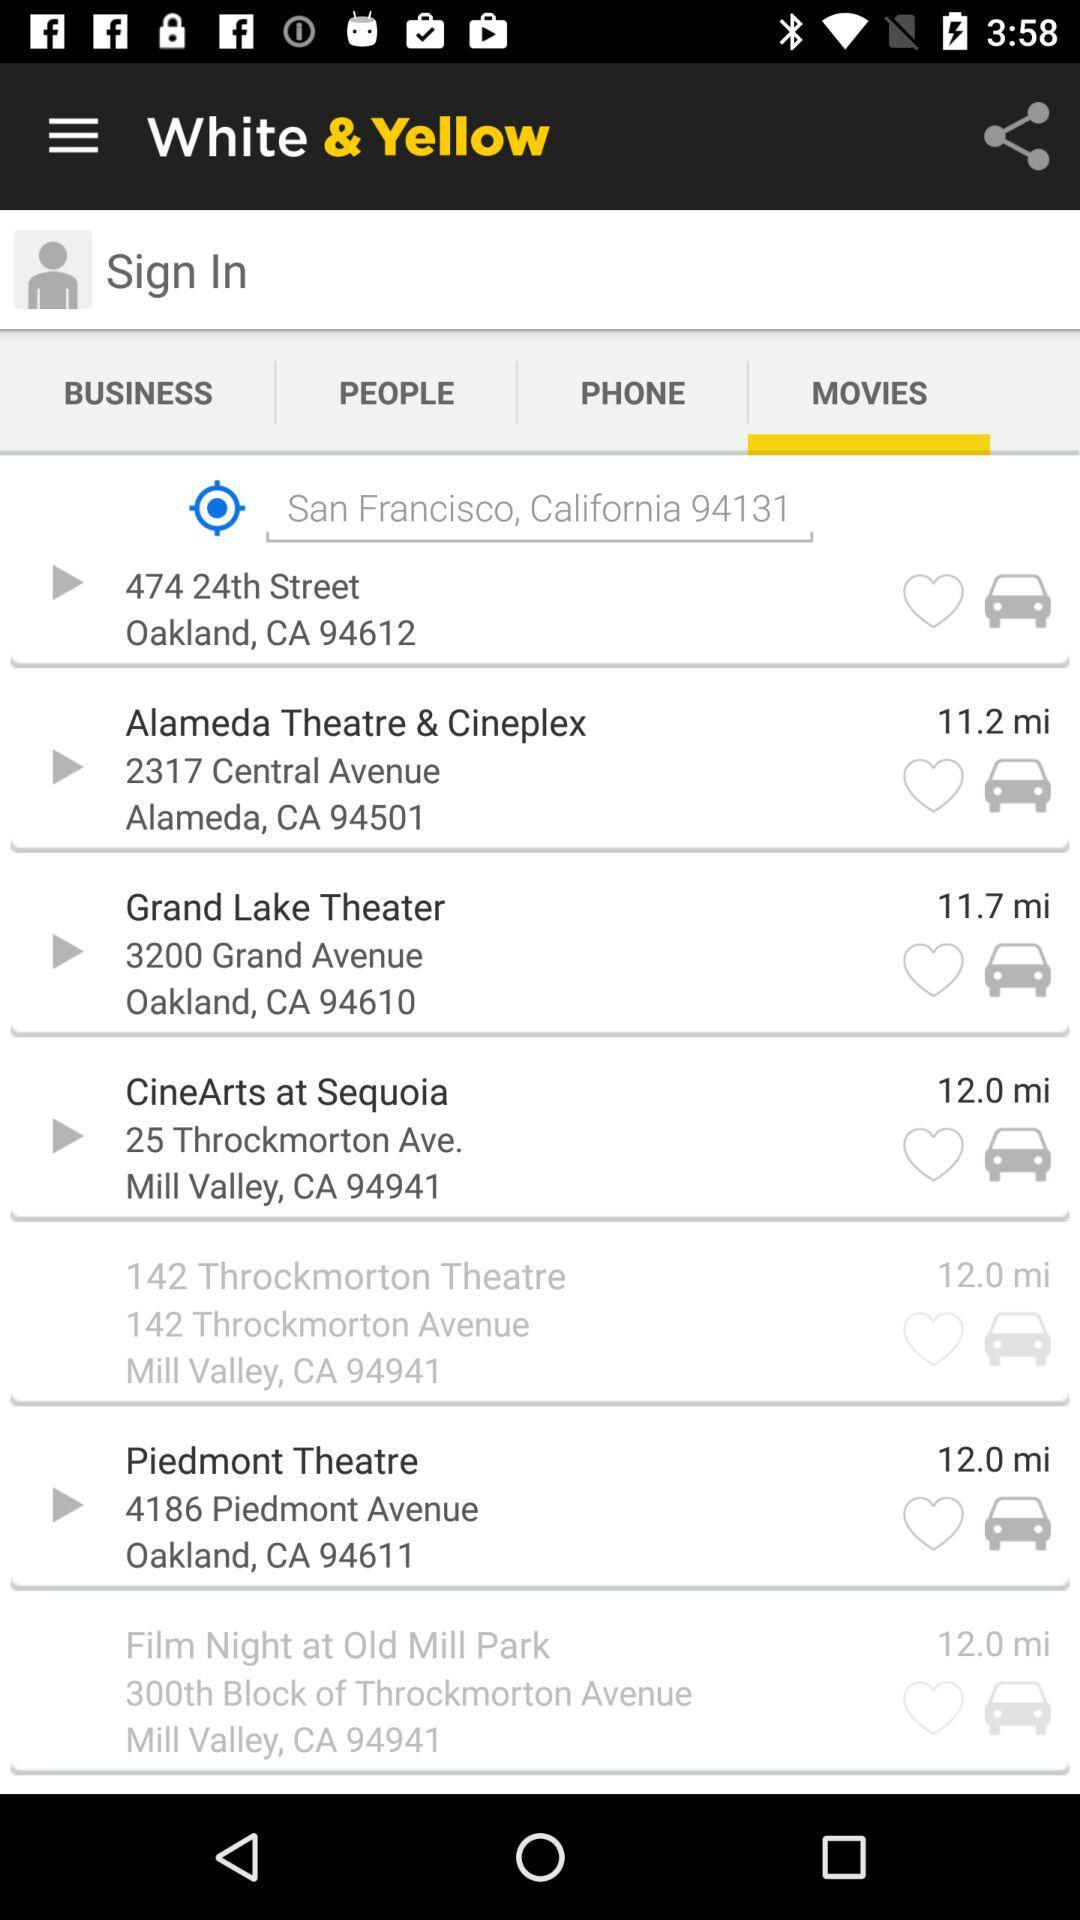 This screenshot has height=1920, width=1080. What do you see at coordinates (137, 392) in the screenshot?
I see `the business` at bounding box center [137, 392].